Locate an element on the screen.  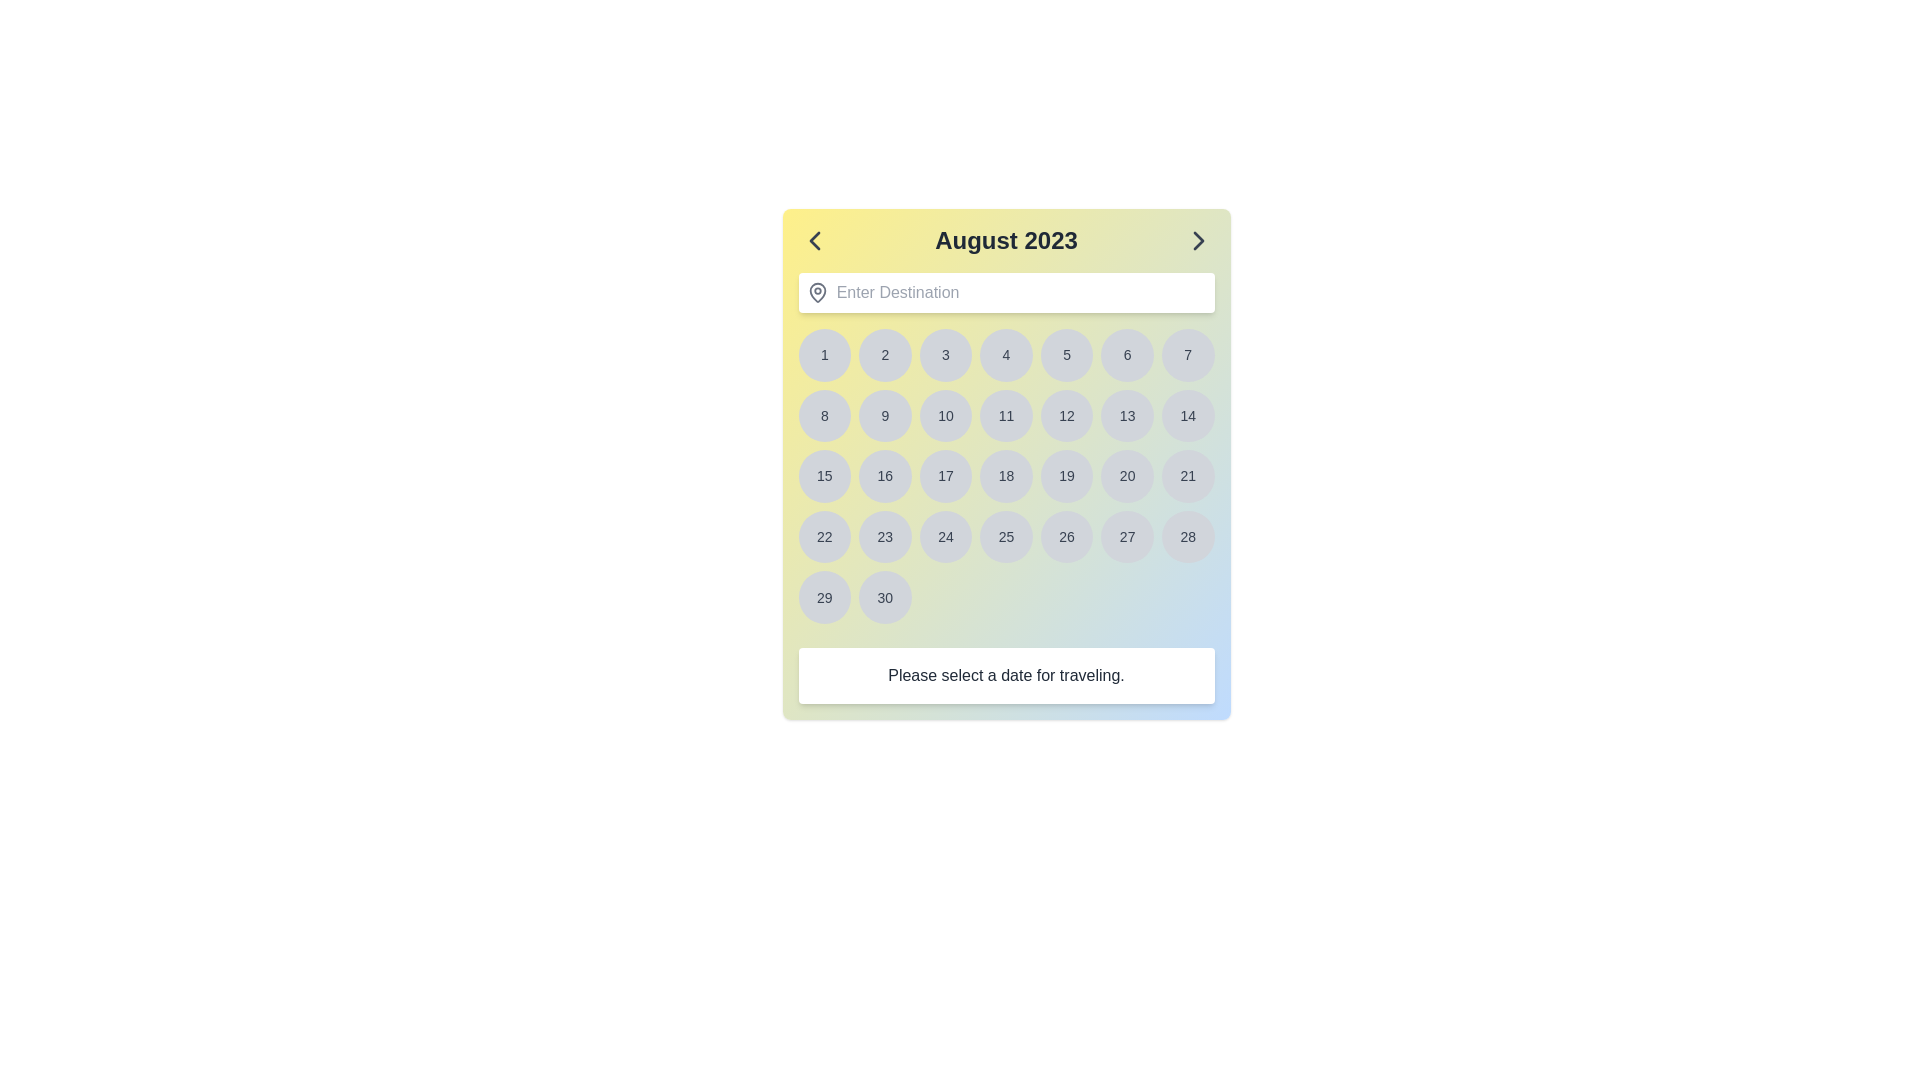
the circular button with a gray background displaying the number '8' in a calendar interface is located at coordinates (824, 414).